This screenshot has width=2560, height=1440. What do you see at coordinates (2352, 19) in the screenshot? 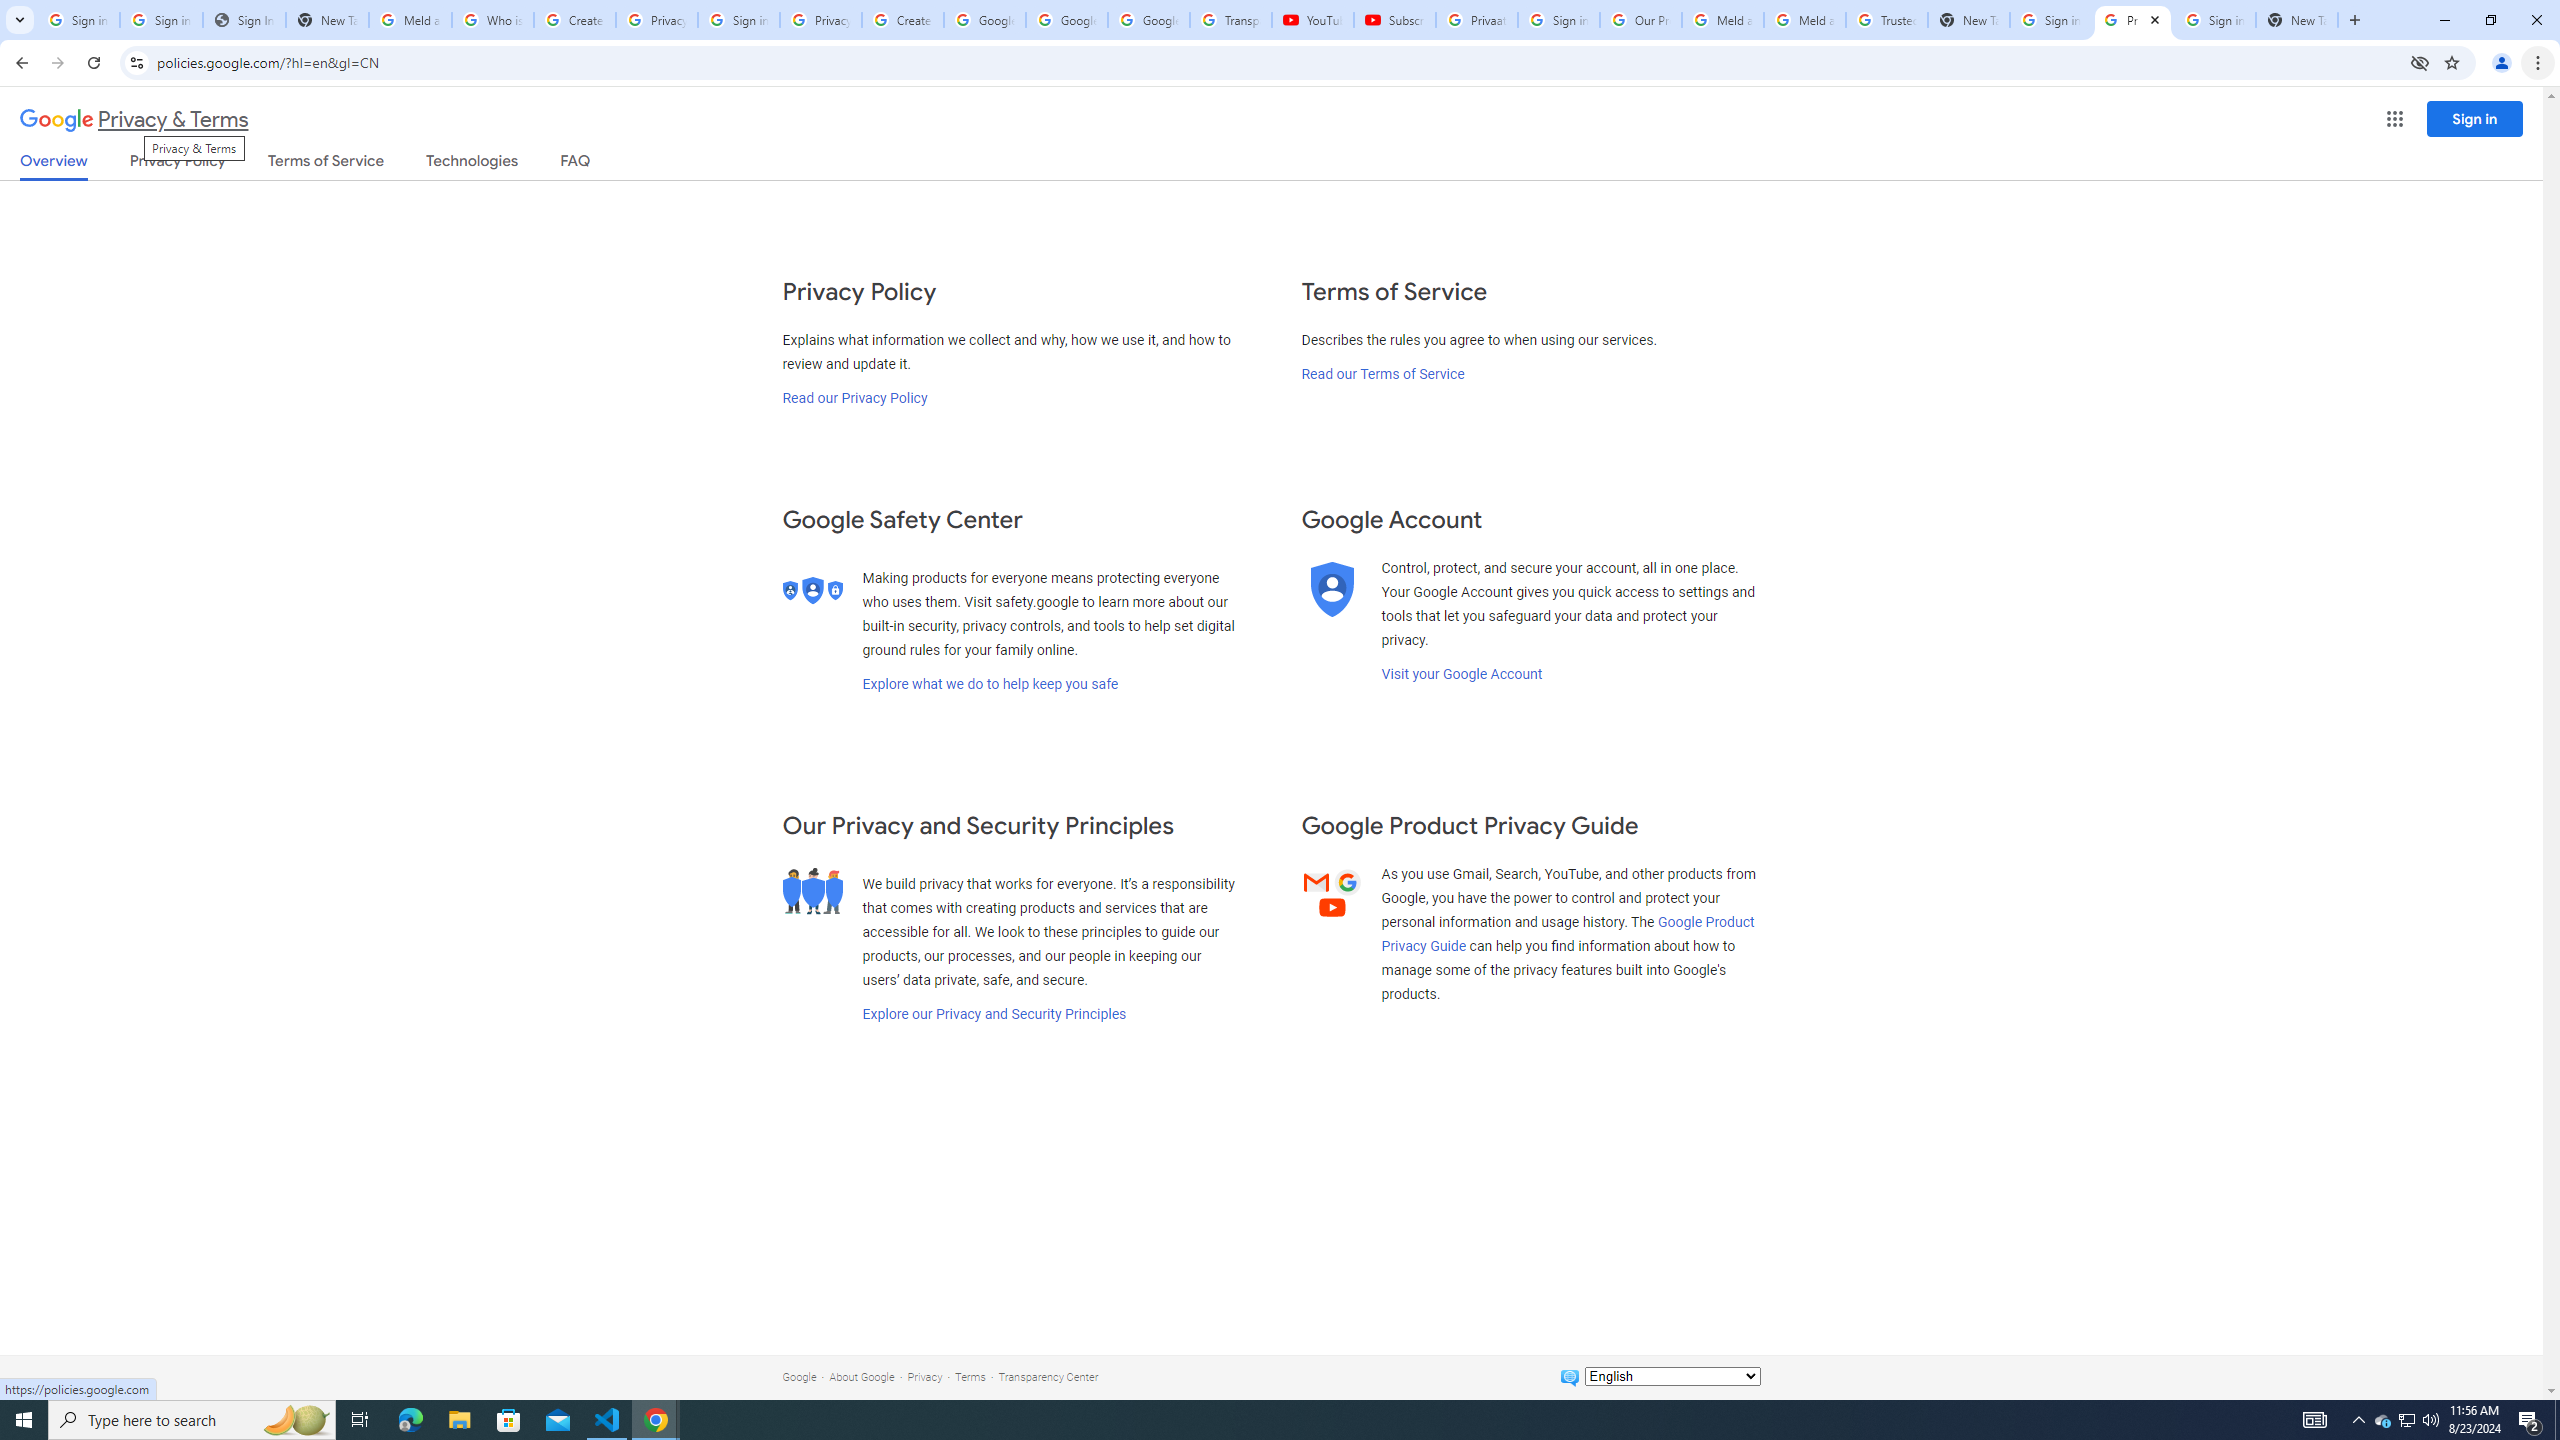
I see `'New Tab'` at bounding box center [2352, 19].